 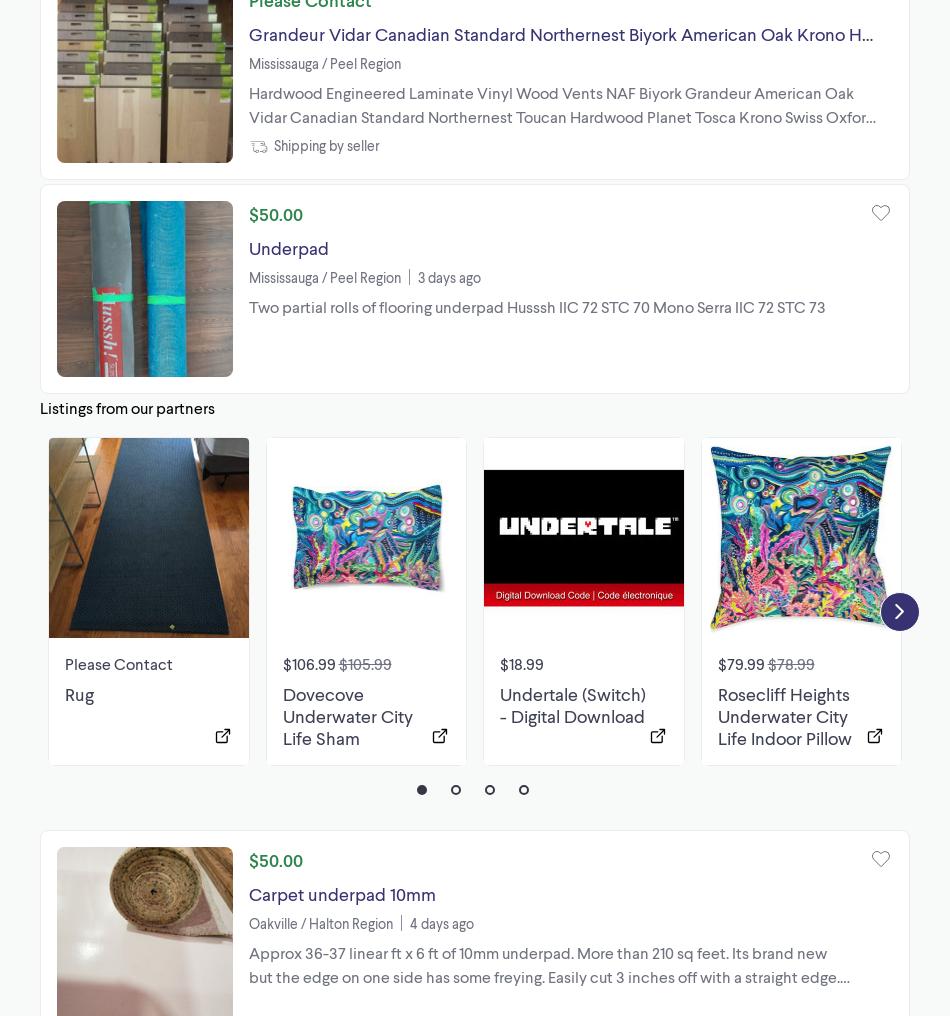 What do you see at coordinates (363, 661) in the screenshot?
I see `'$105.99'` at bounding box center [363, 661].